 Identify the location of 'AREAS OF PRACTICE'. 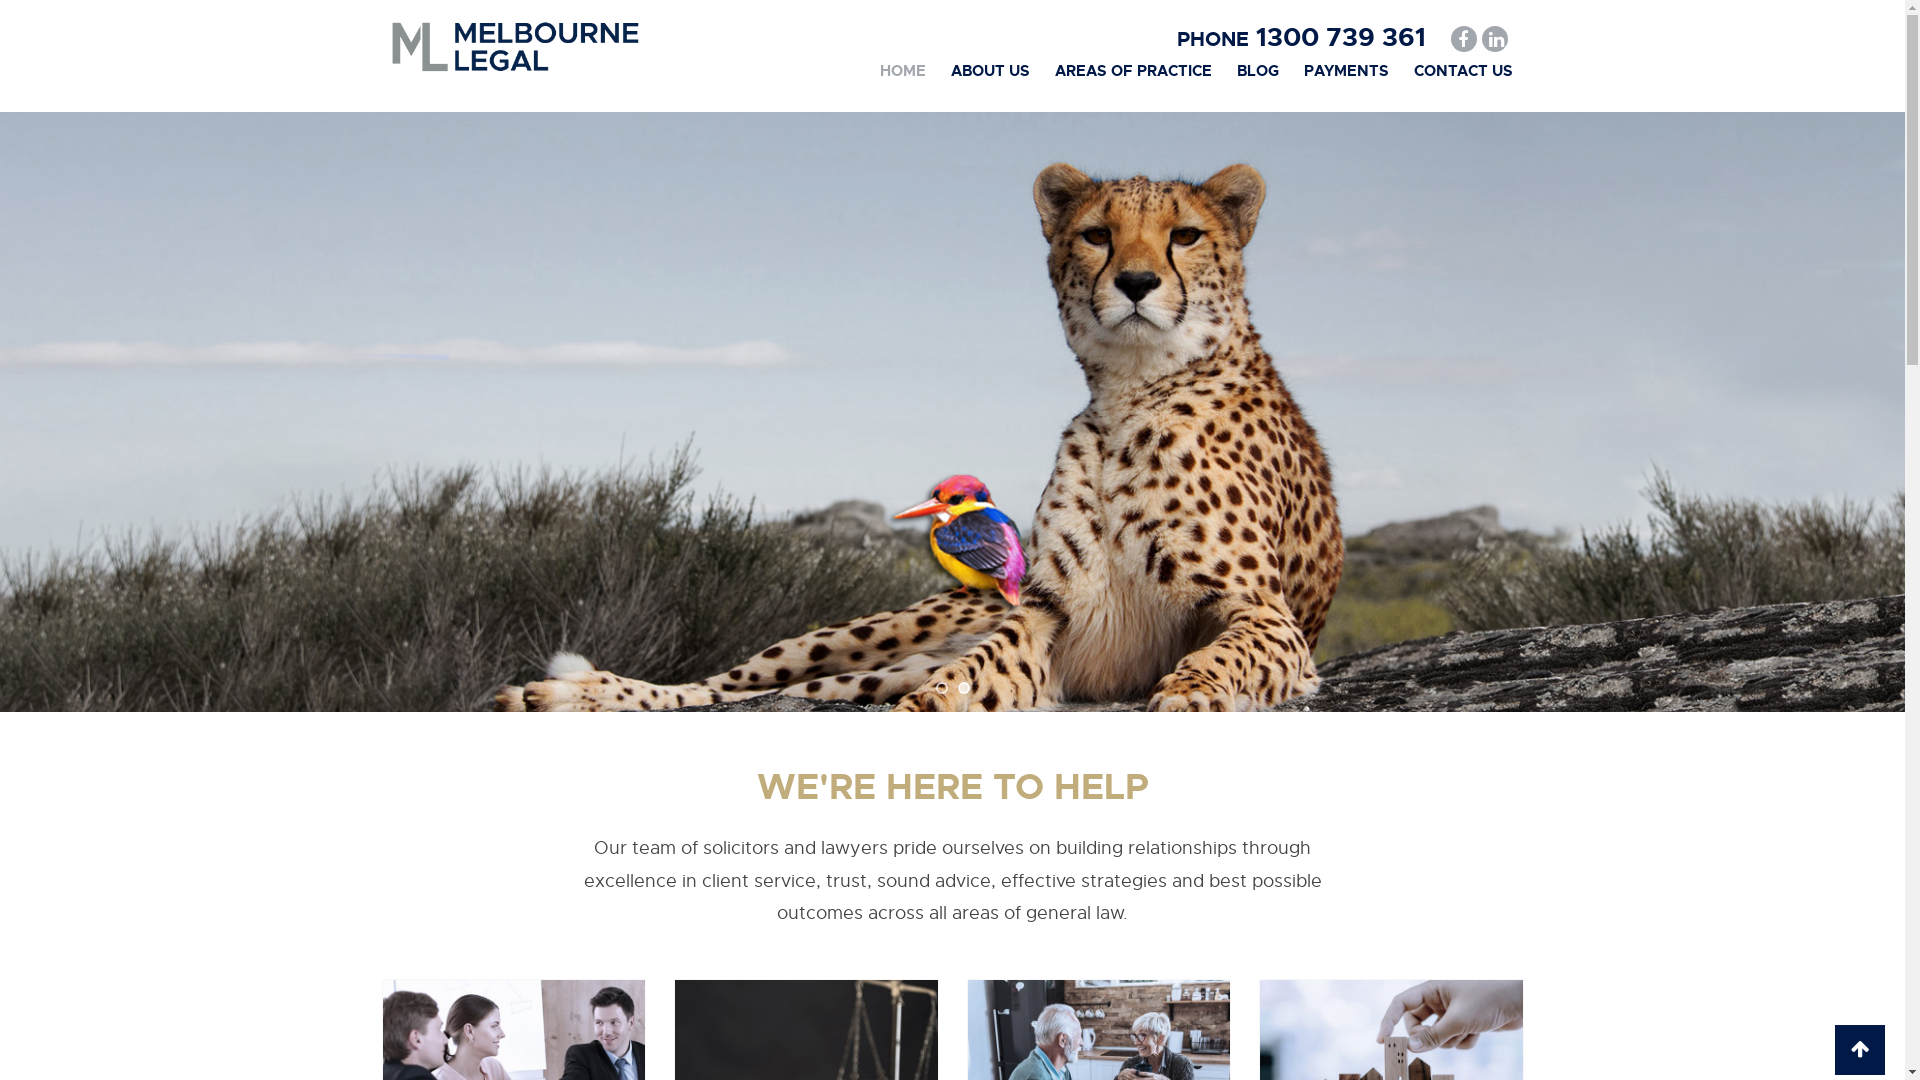
(1132, 69).